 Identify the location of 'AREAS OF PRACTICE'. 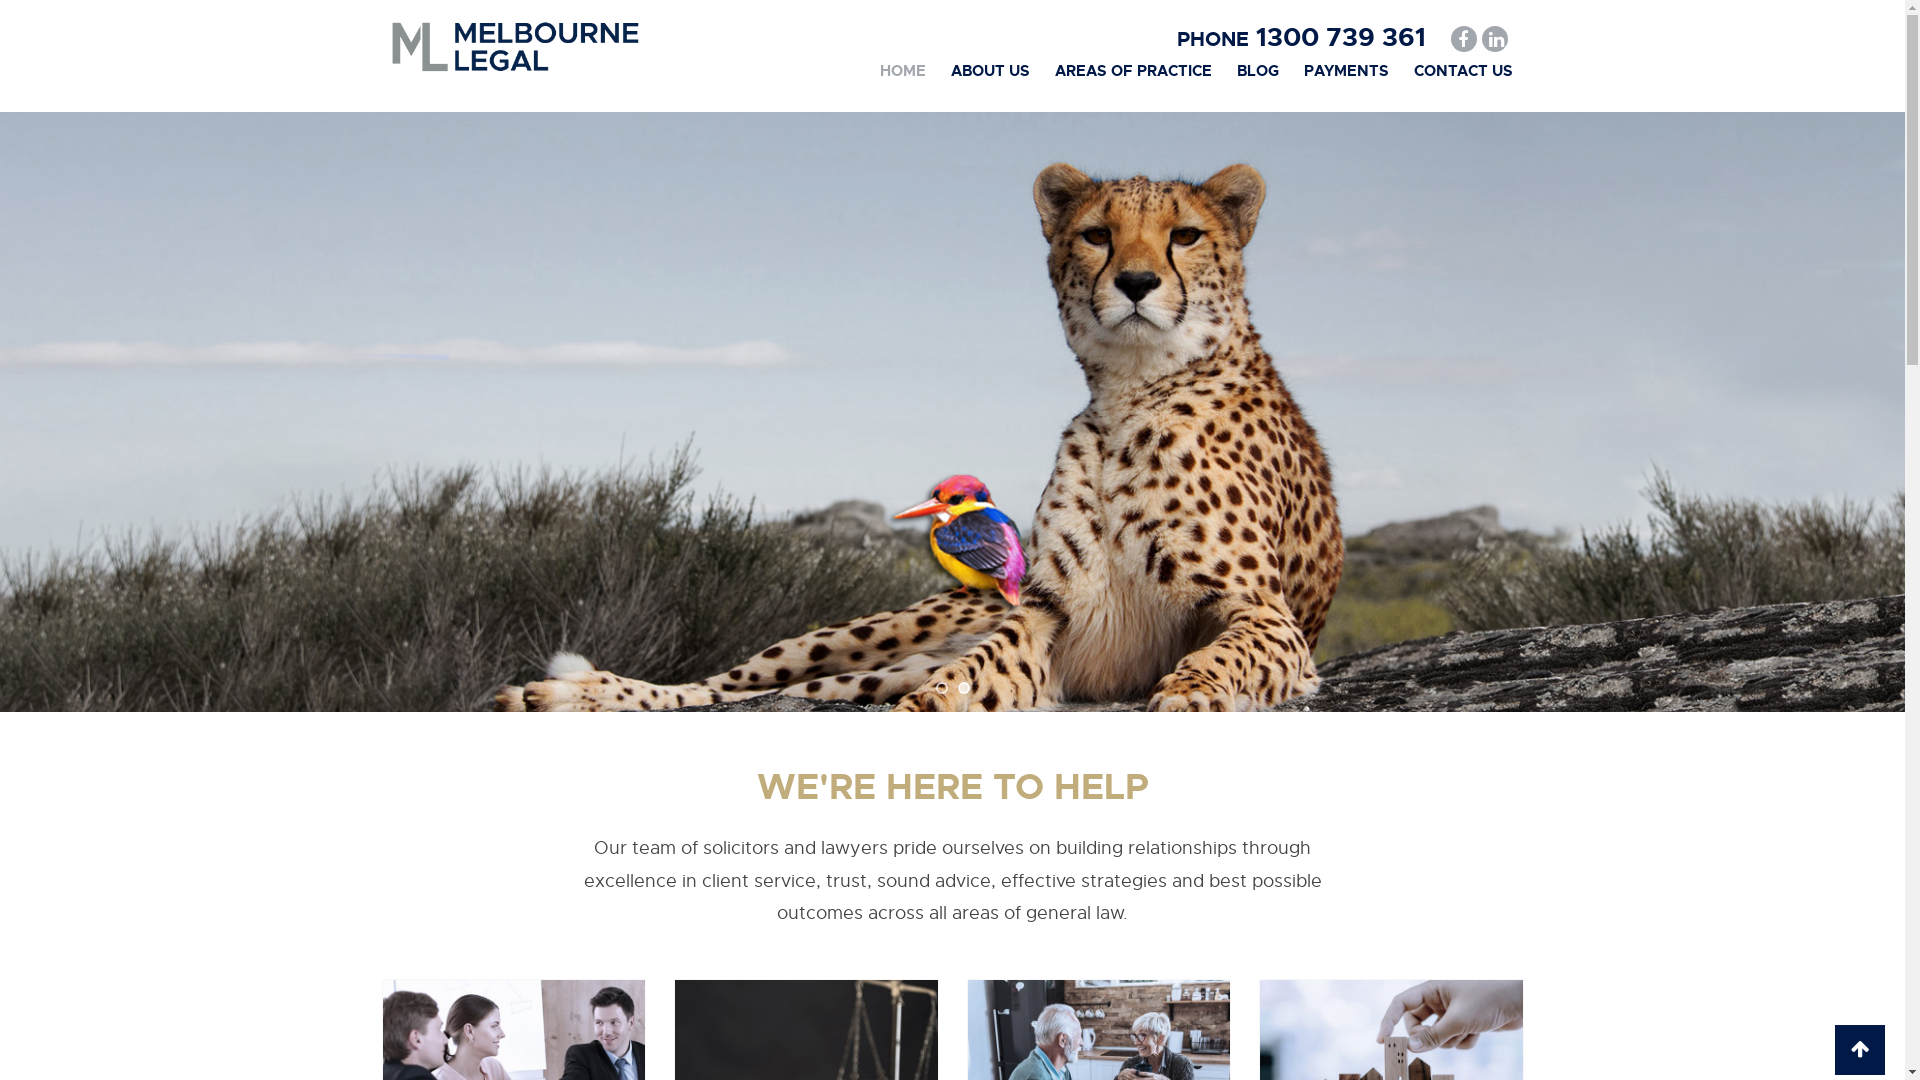
(1132, 69).